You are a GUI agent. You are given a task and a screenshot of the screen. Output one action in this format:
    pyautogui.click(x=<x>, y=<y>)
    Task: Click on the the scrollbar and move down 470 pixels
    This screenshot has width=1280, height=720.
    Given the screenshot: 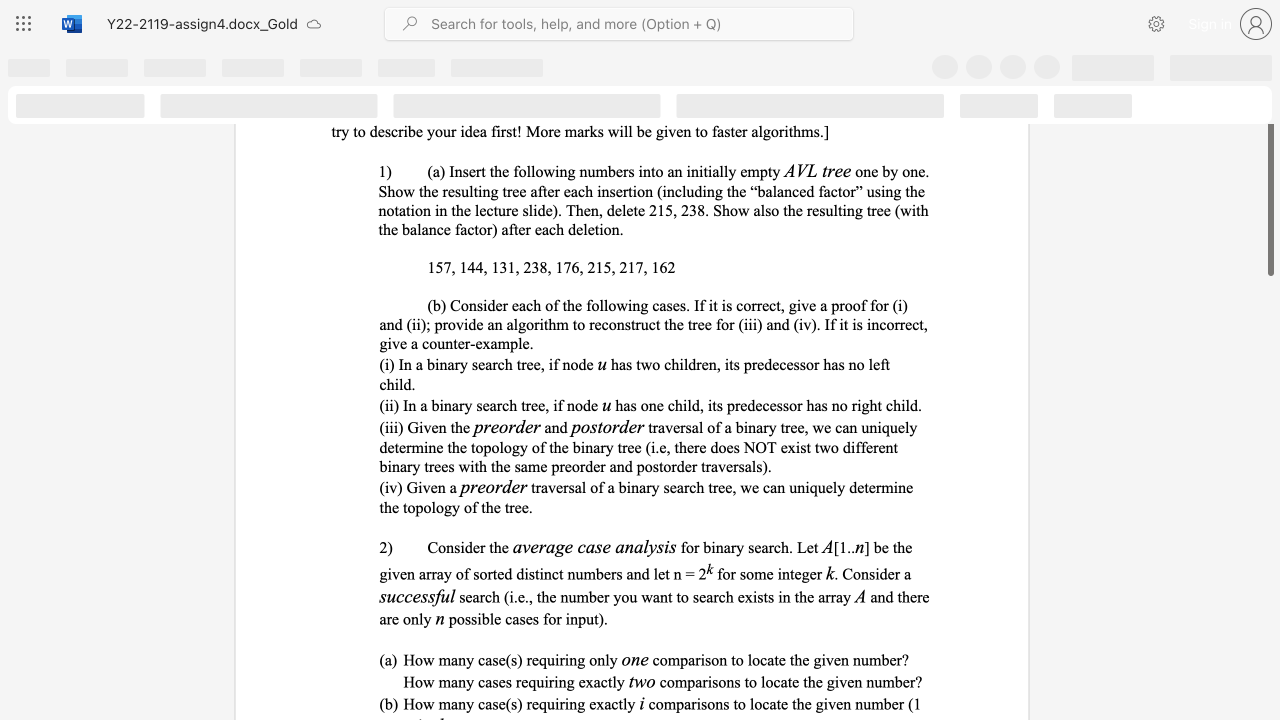 What is the action you would take?
    pyautogui.click(x=1269, y=185)
    